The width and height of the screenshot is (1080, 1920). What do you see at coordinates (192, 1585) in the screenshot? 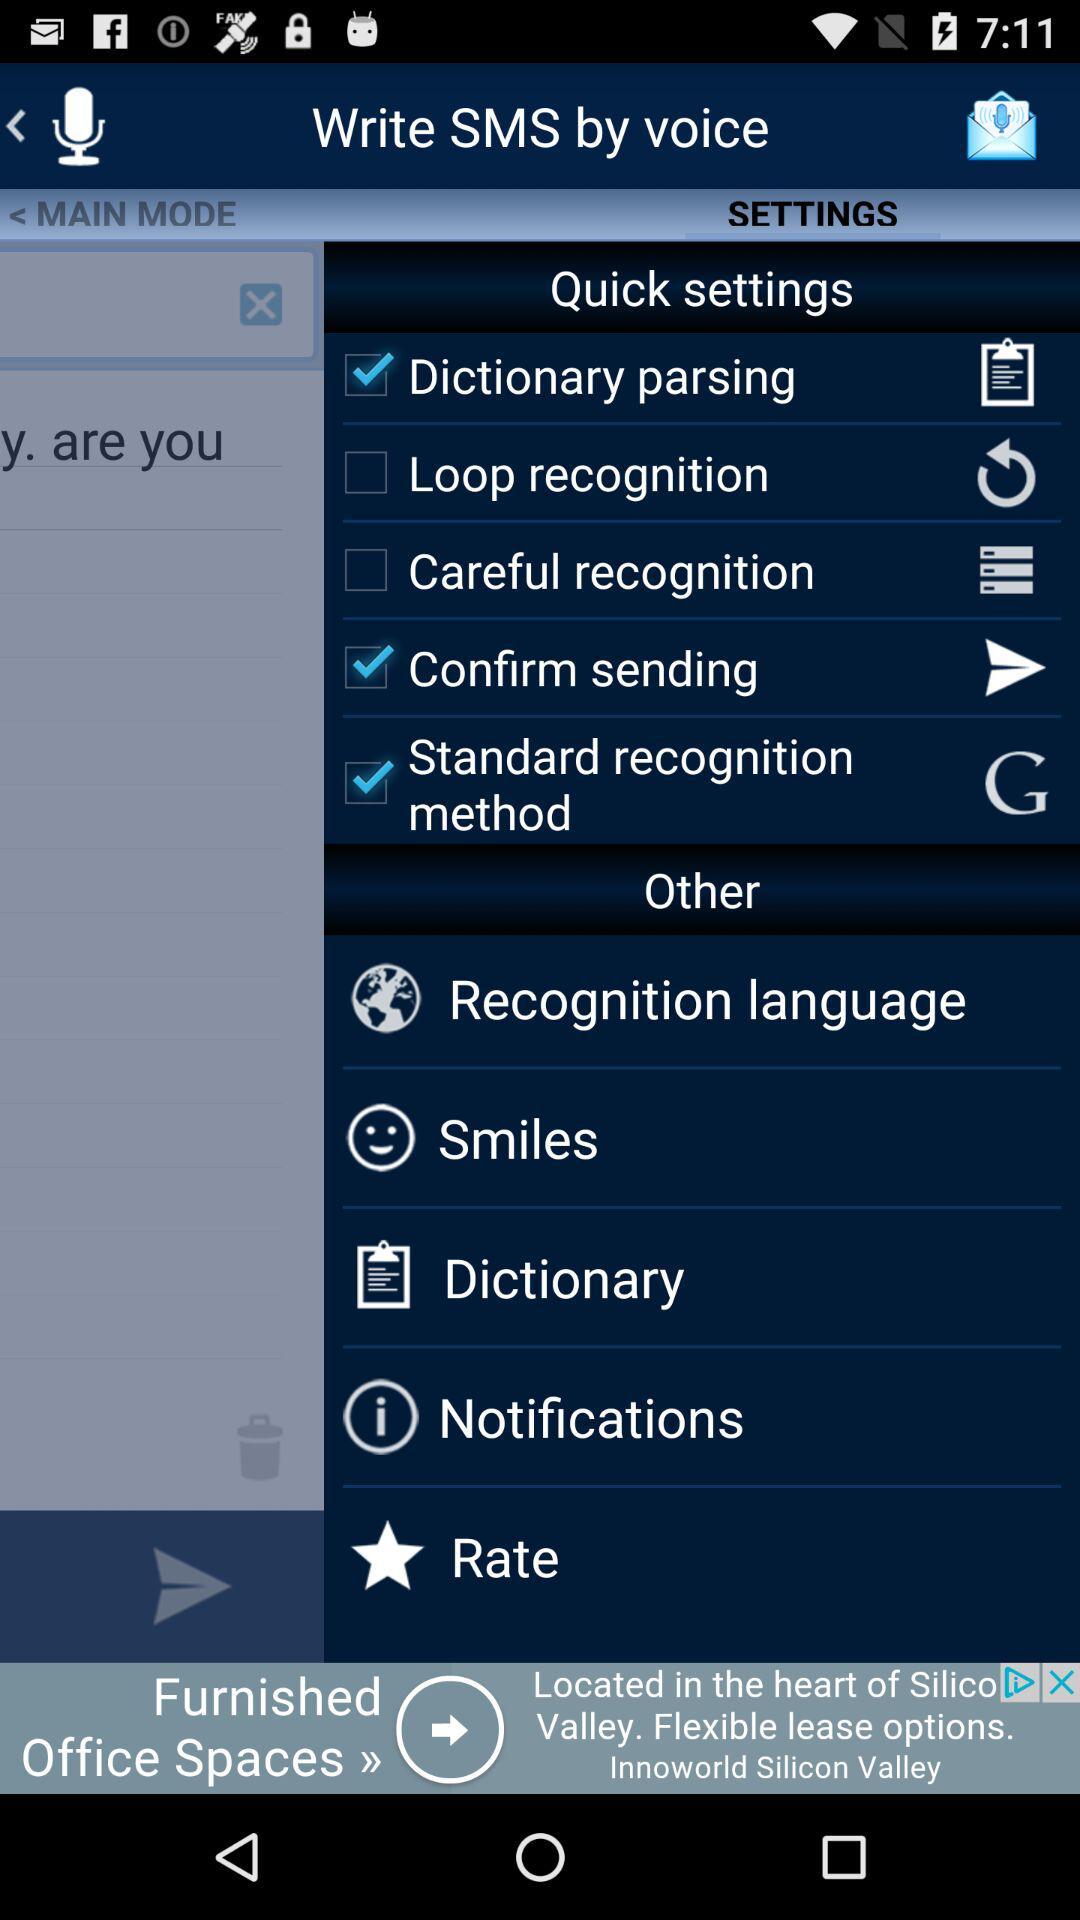
I see `message sending option` at bounding box center [192, 1585].